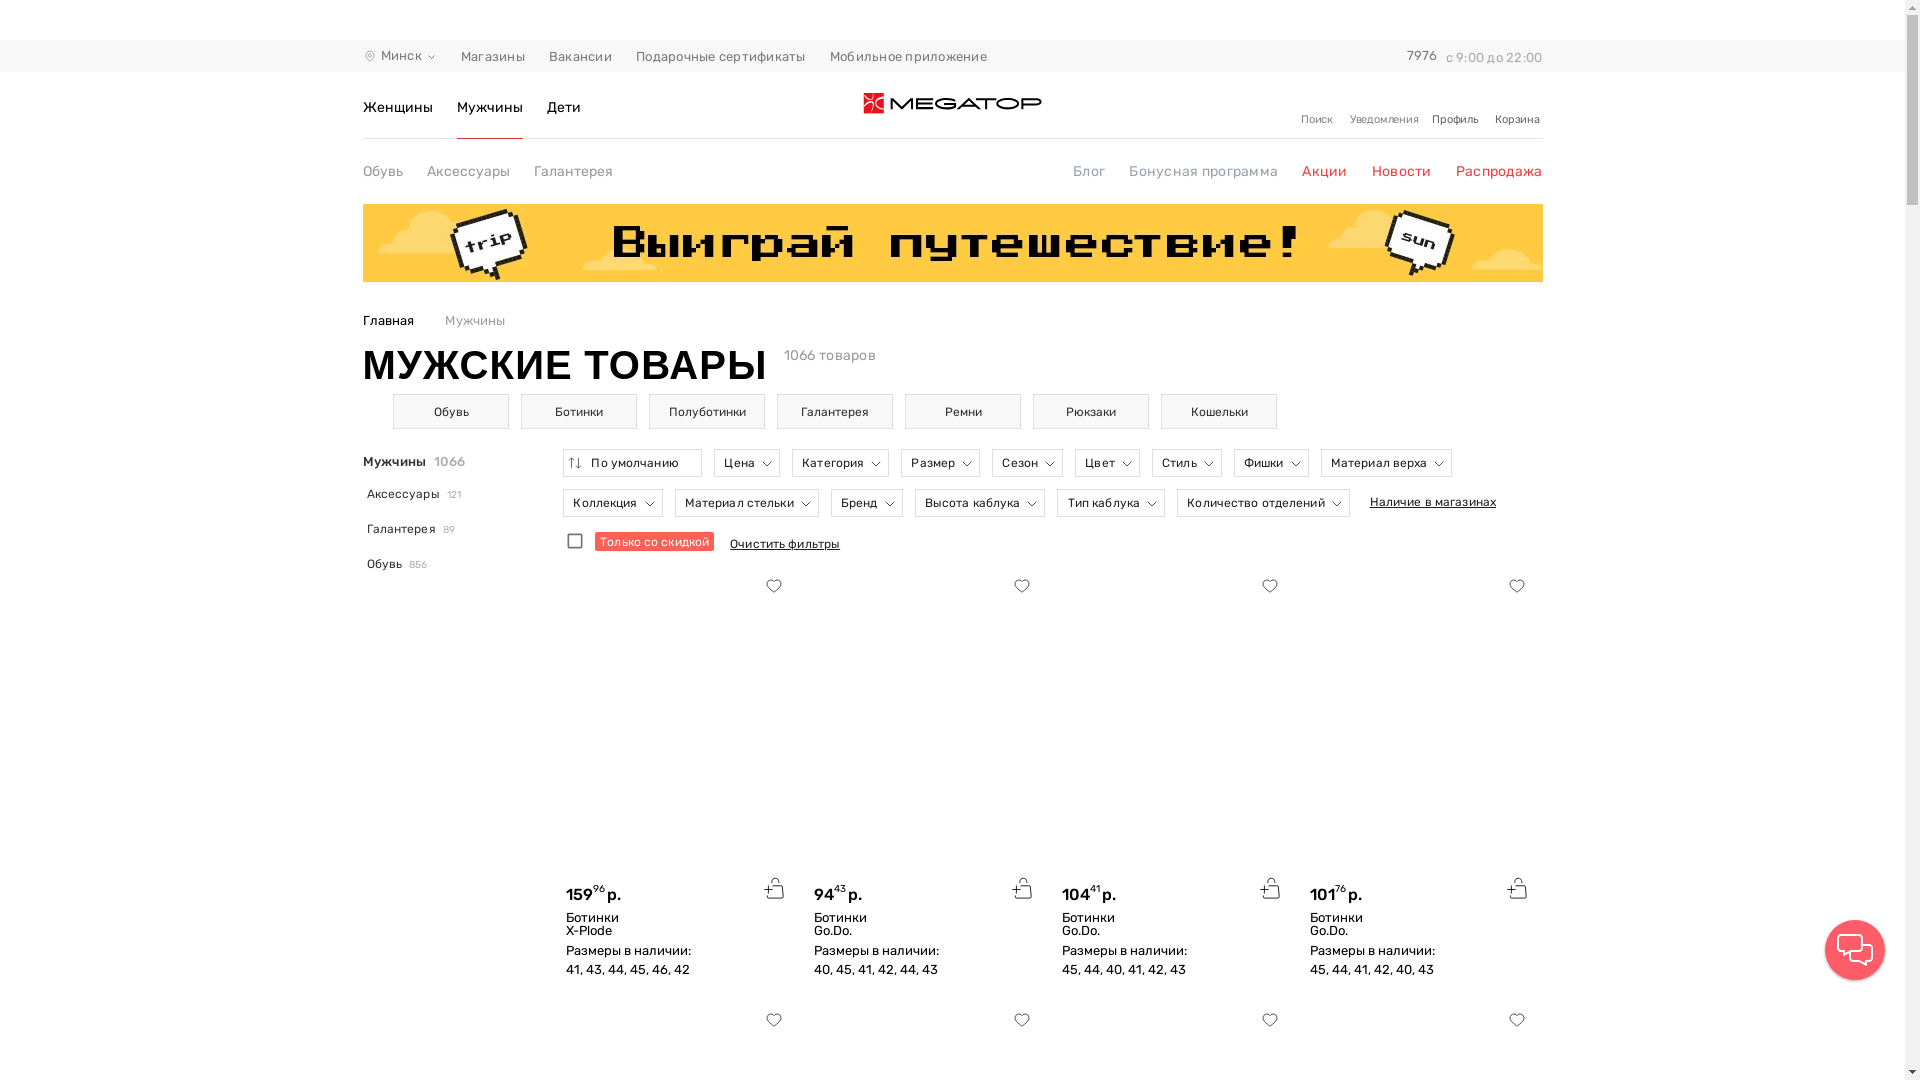 Image resolution: width=1920 pixels, height=1080 pixels. I want to click on '7976', so click(1419, 55).